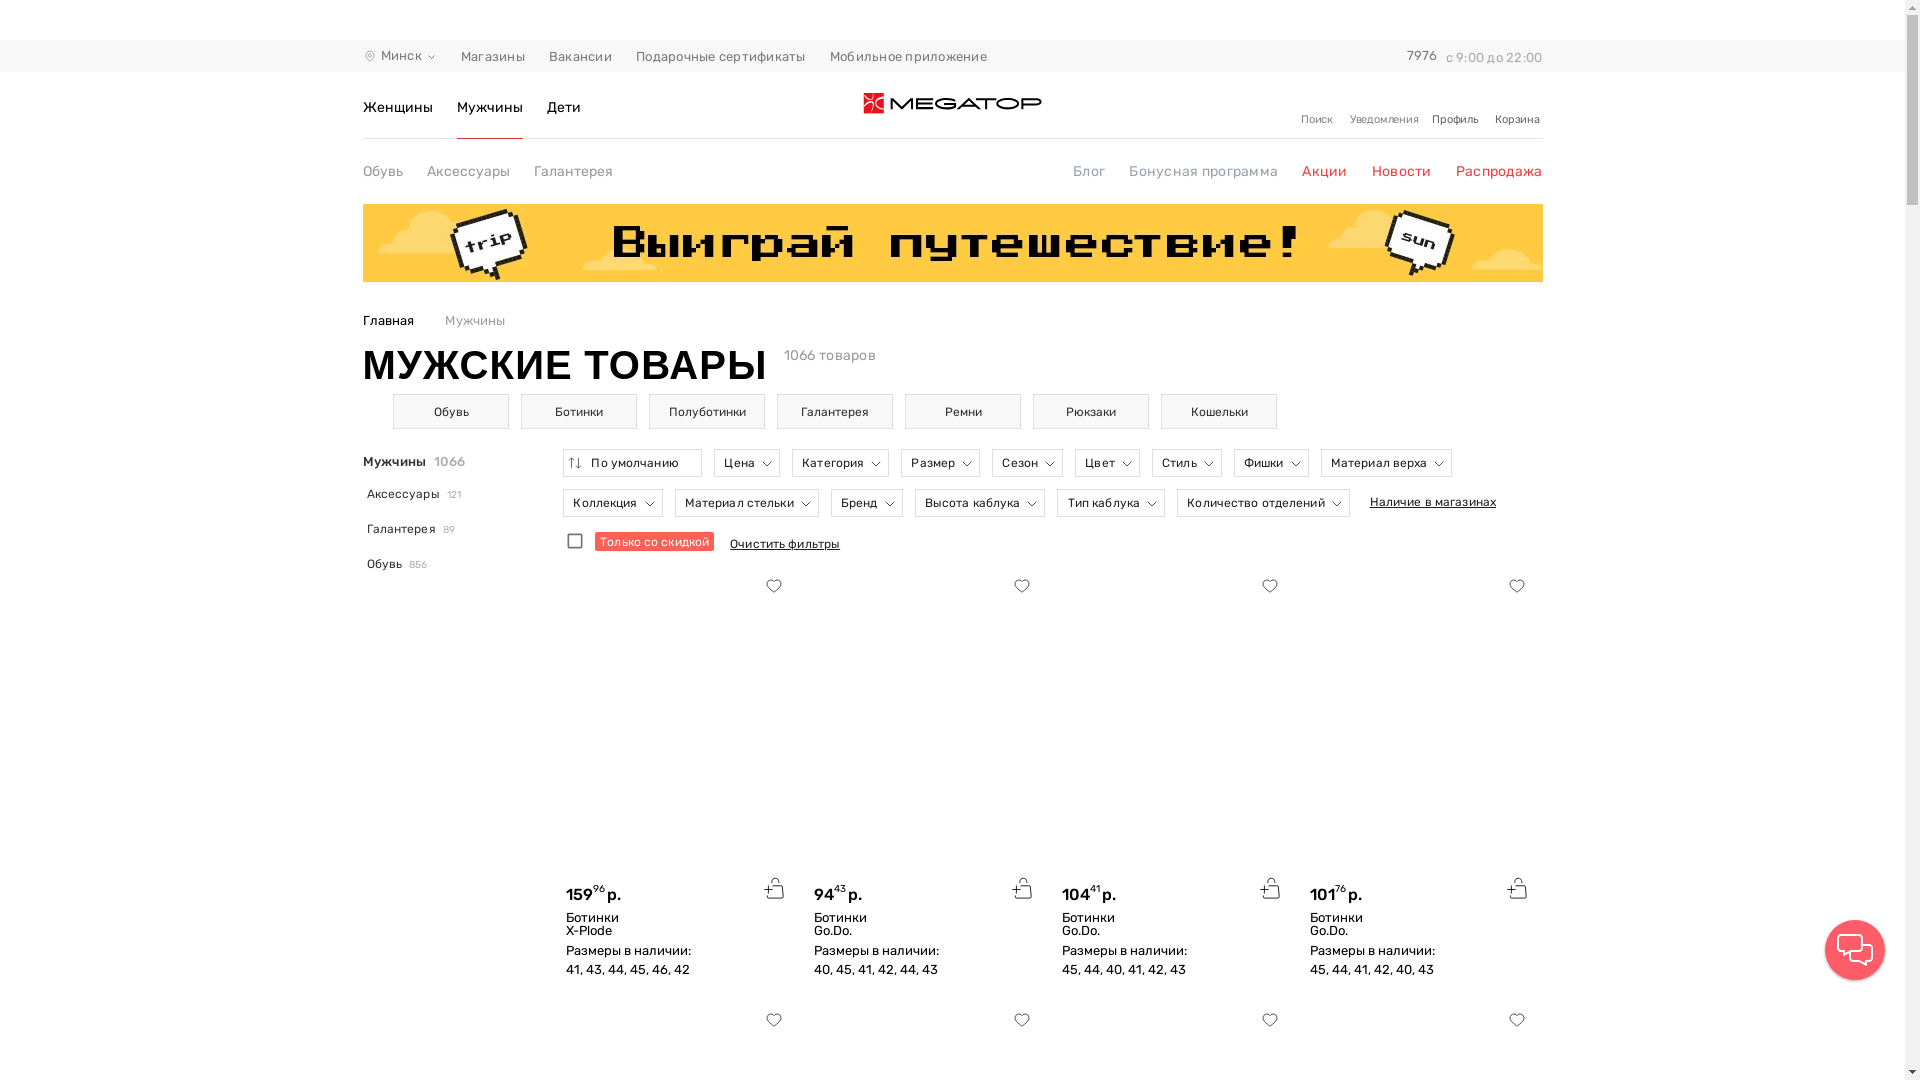 Image resolution: width=1920 pixels, height=1080 pixels. I want to click on '7976', so click(1419, 55).